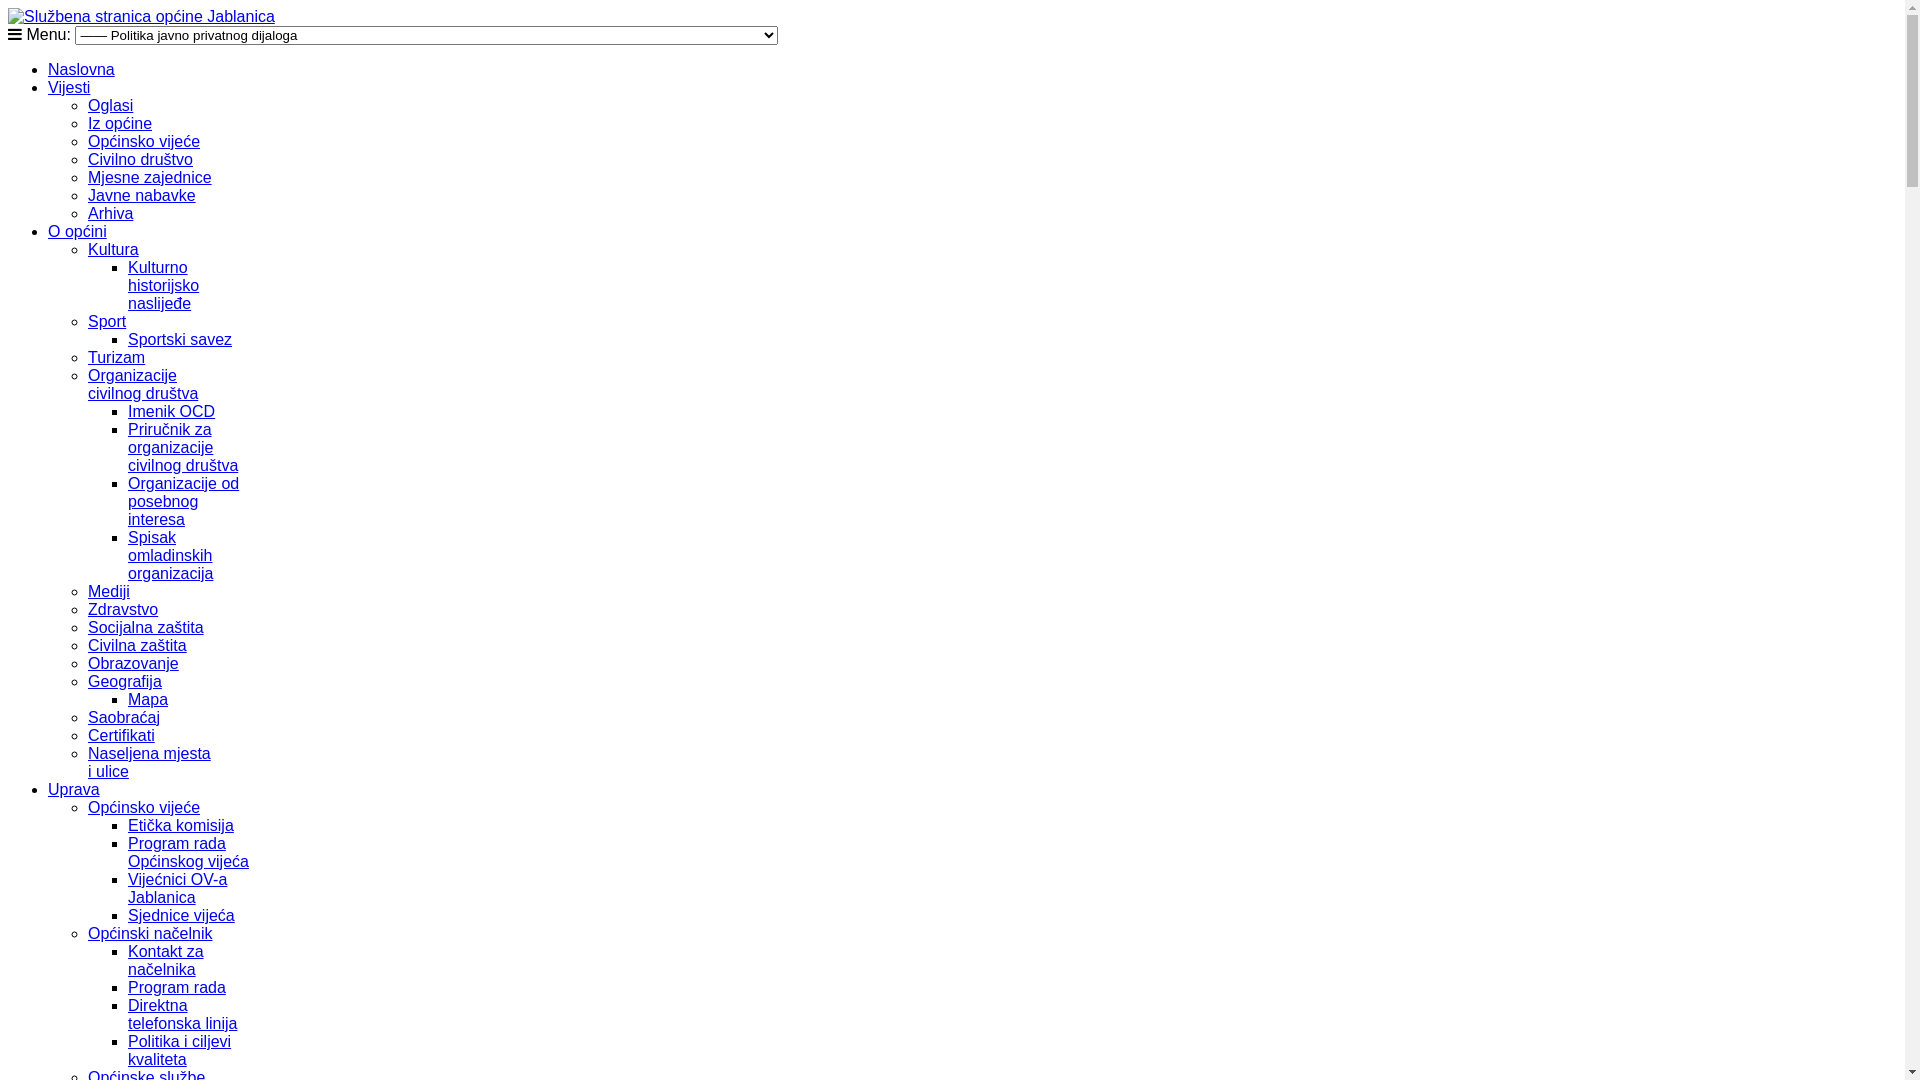 The width and height of the screenshot is (1920, 1080). What do you see at coordinates (109, 105) in the screenshot?
I see `'Oglasi'` at bounding box center [109, 105].